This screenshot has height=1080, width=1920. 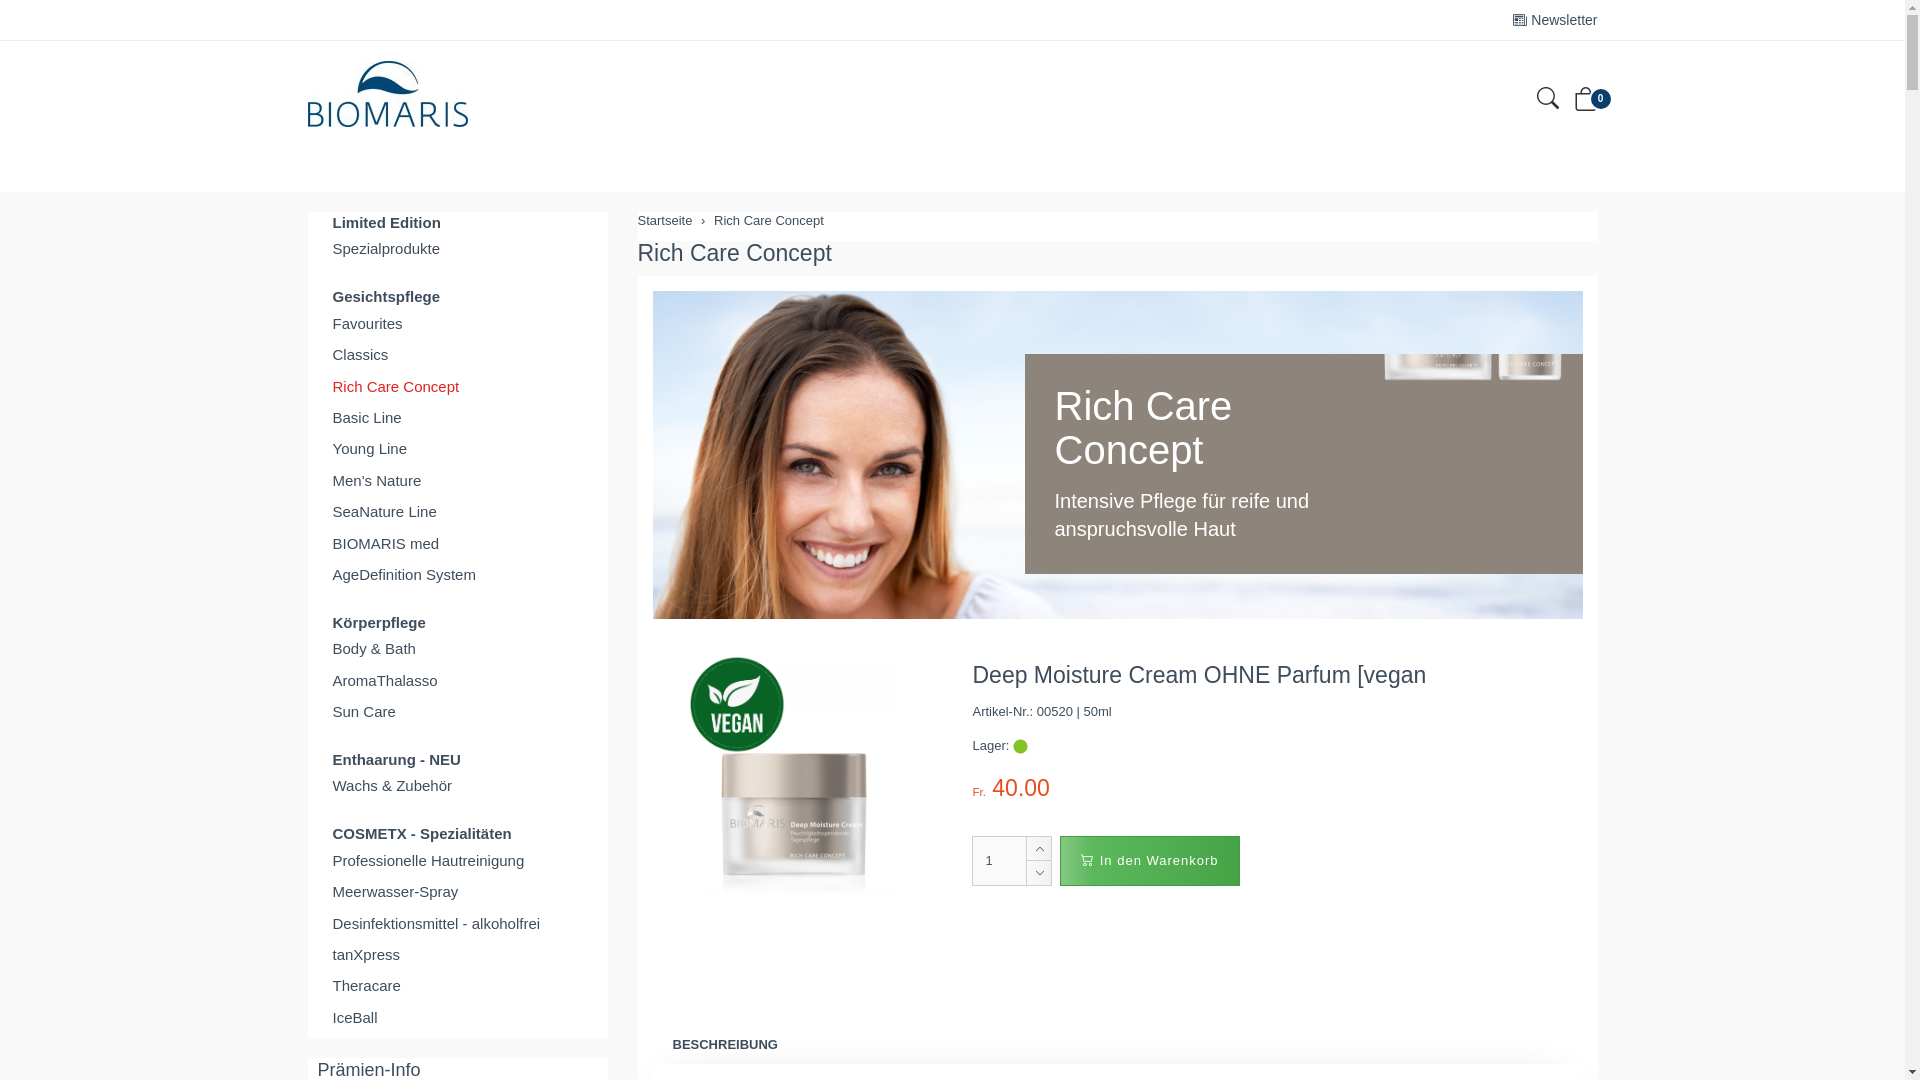 What do you see at coordinates (456, 859) in the screenshot?
I see `'Professionelle Hautreinigung'` at bounding box center [456, 859].